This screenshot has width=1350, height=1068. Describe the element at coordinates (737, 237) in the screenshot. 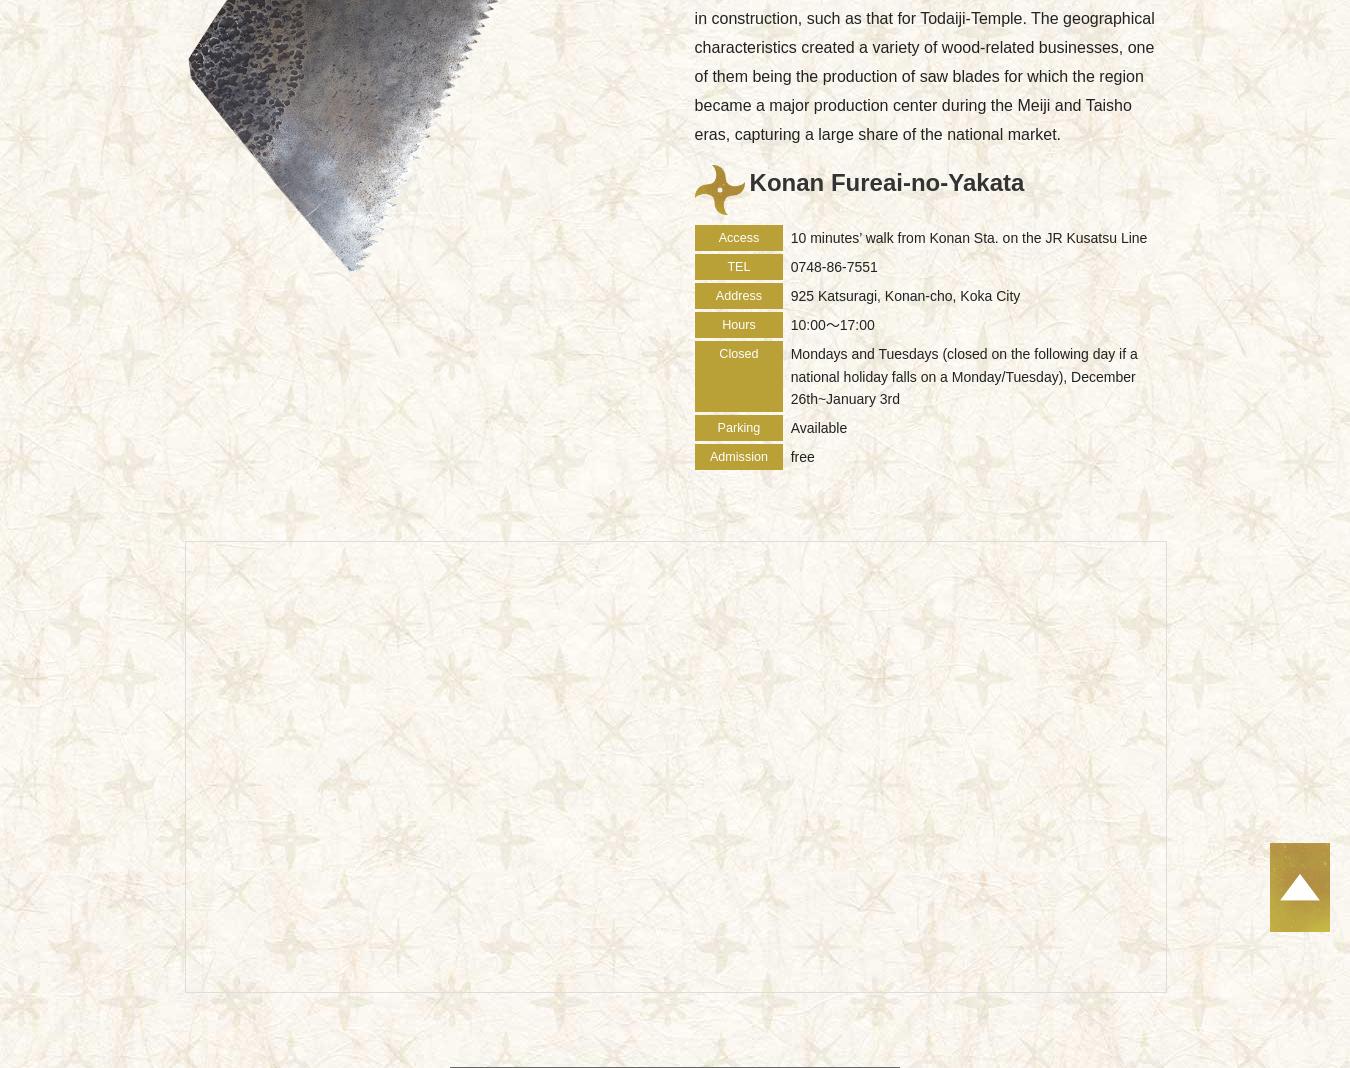

I see `'Access'` at that location.